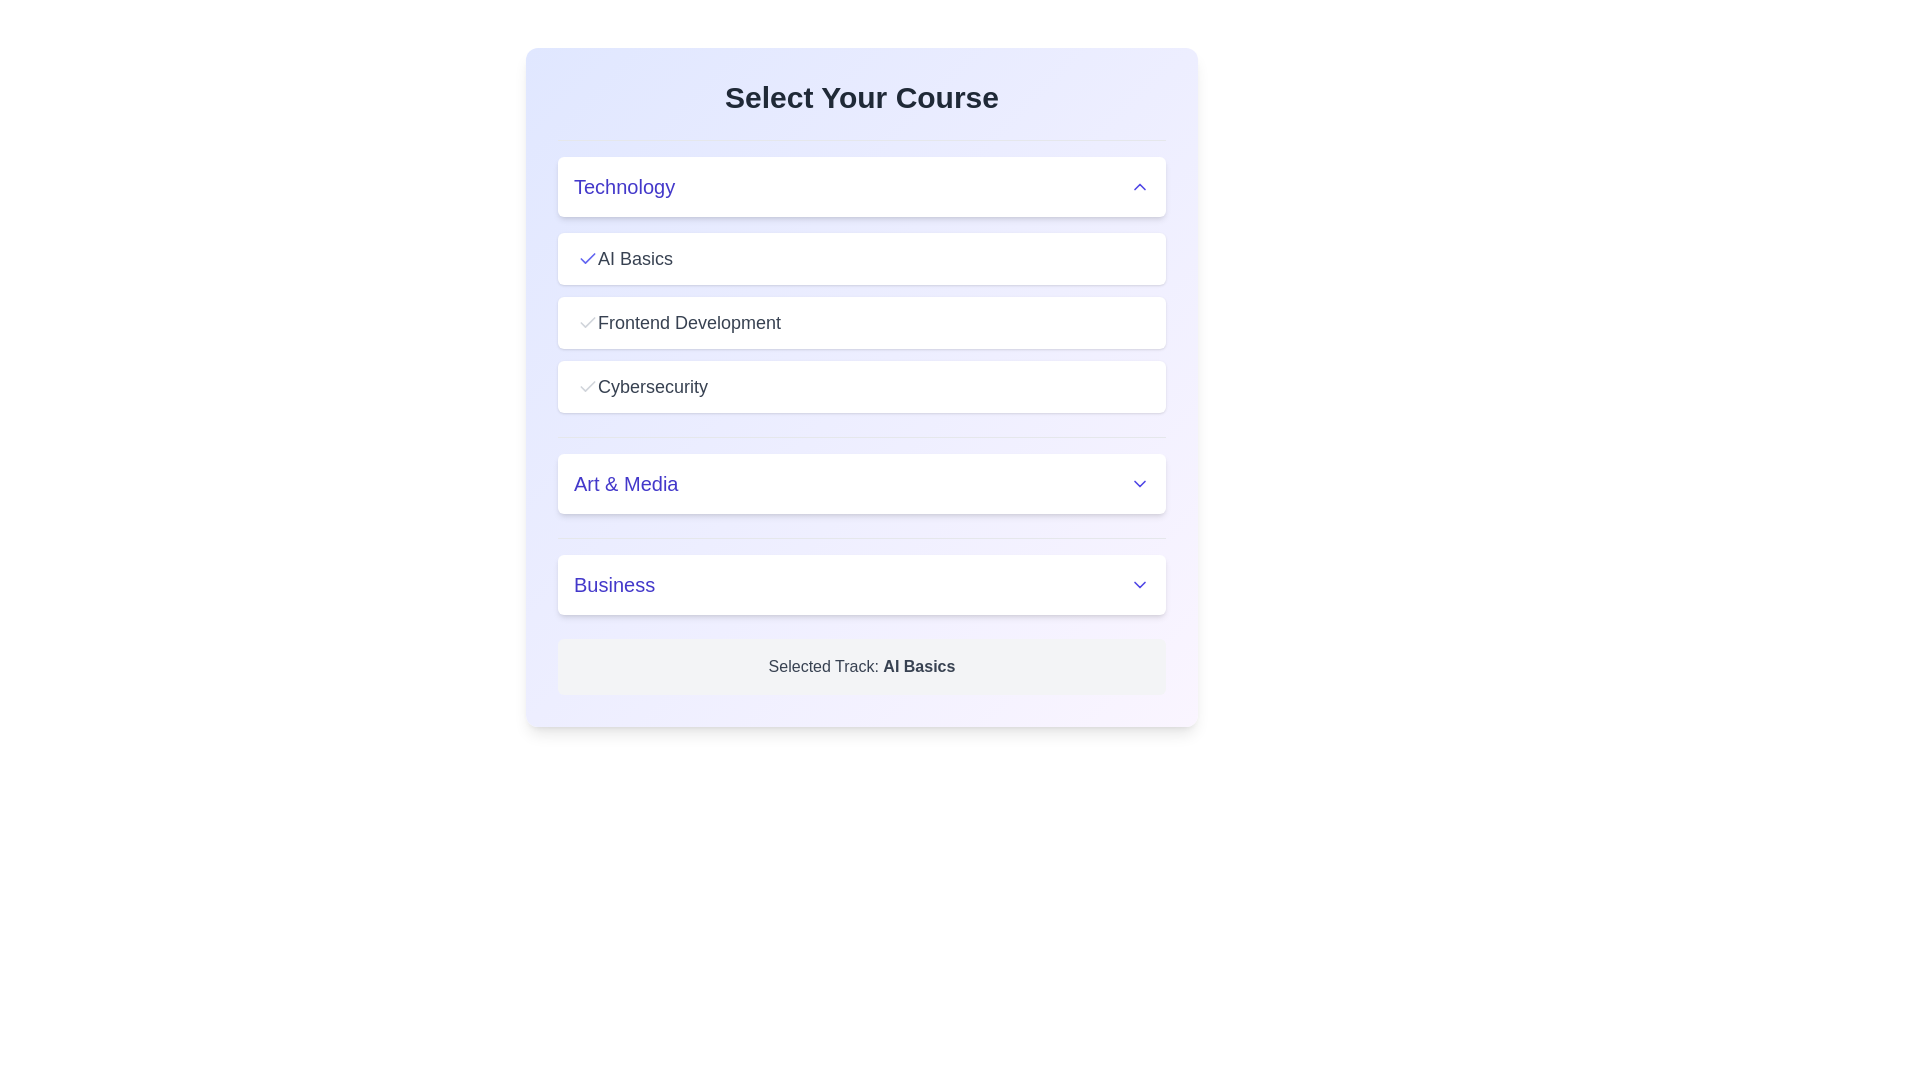  What do you see at coordinates (918, 666) in the screenshot?
I see `displayed text of the label that shows the title of the selected track, 'AI Basics', located in the section marked with 'Selected Track:' near the center-bottom of the form layout` at bounding box center [918, 666].